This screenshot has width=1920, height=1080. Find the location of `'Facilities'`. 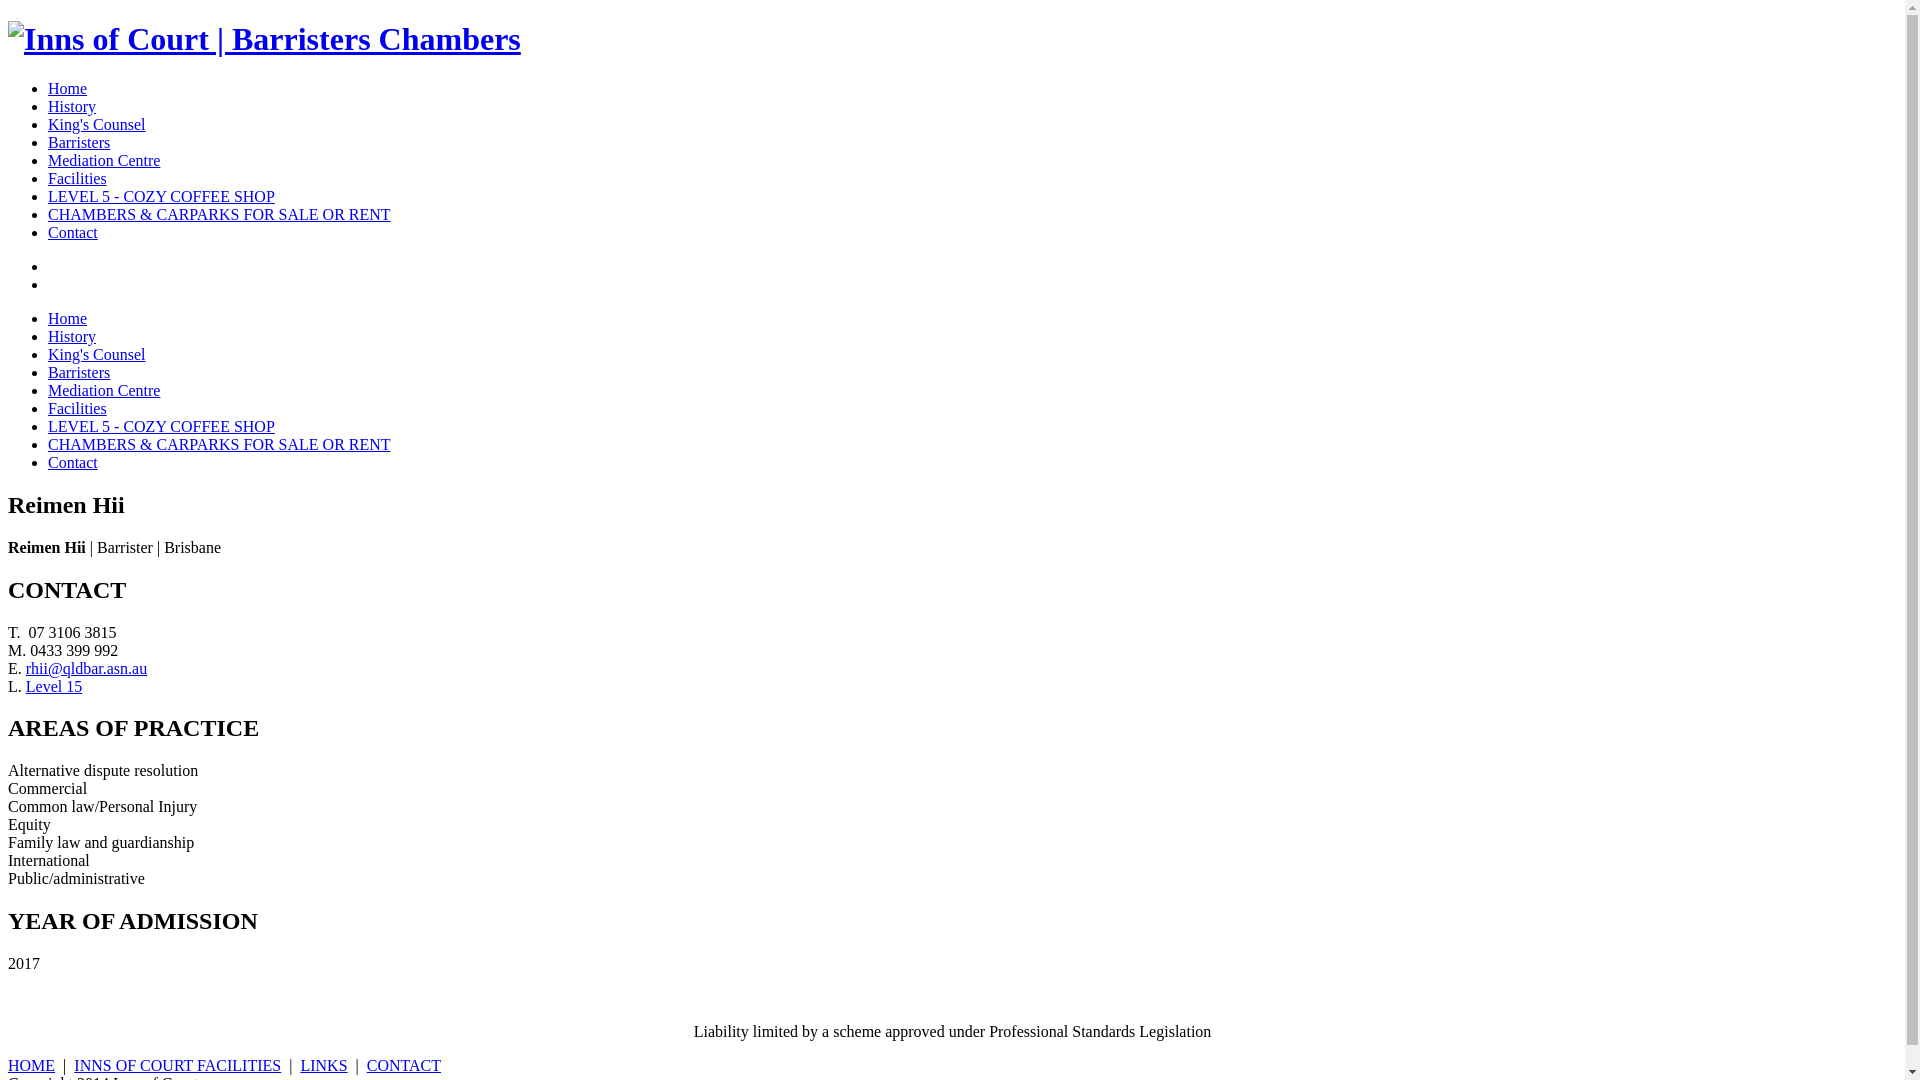

'Facilities' is located at coordinates (77, 407).